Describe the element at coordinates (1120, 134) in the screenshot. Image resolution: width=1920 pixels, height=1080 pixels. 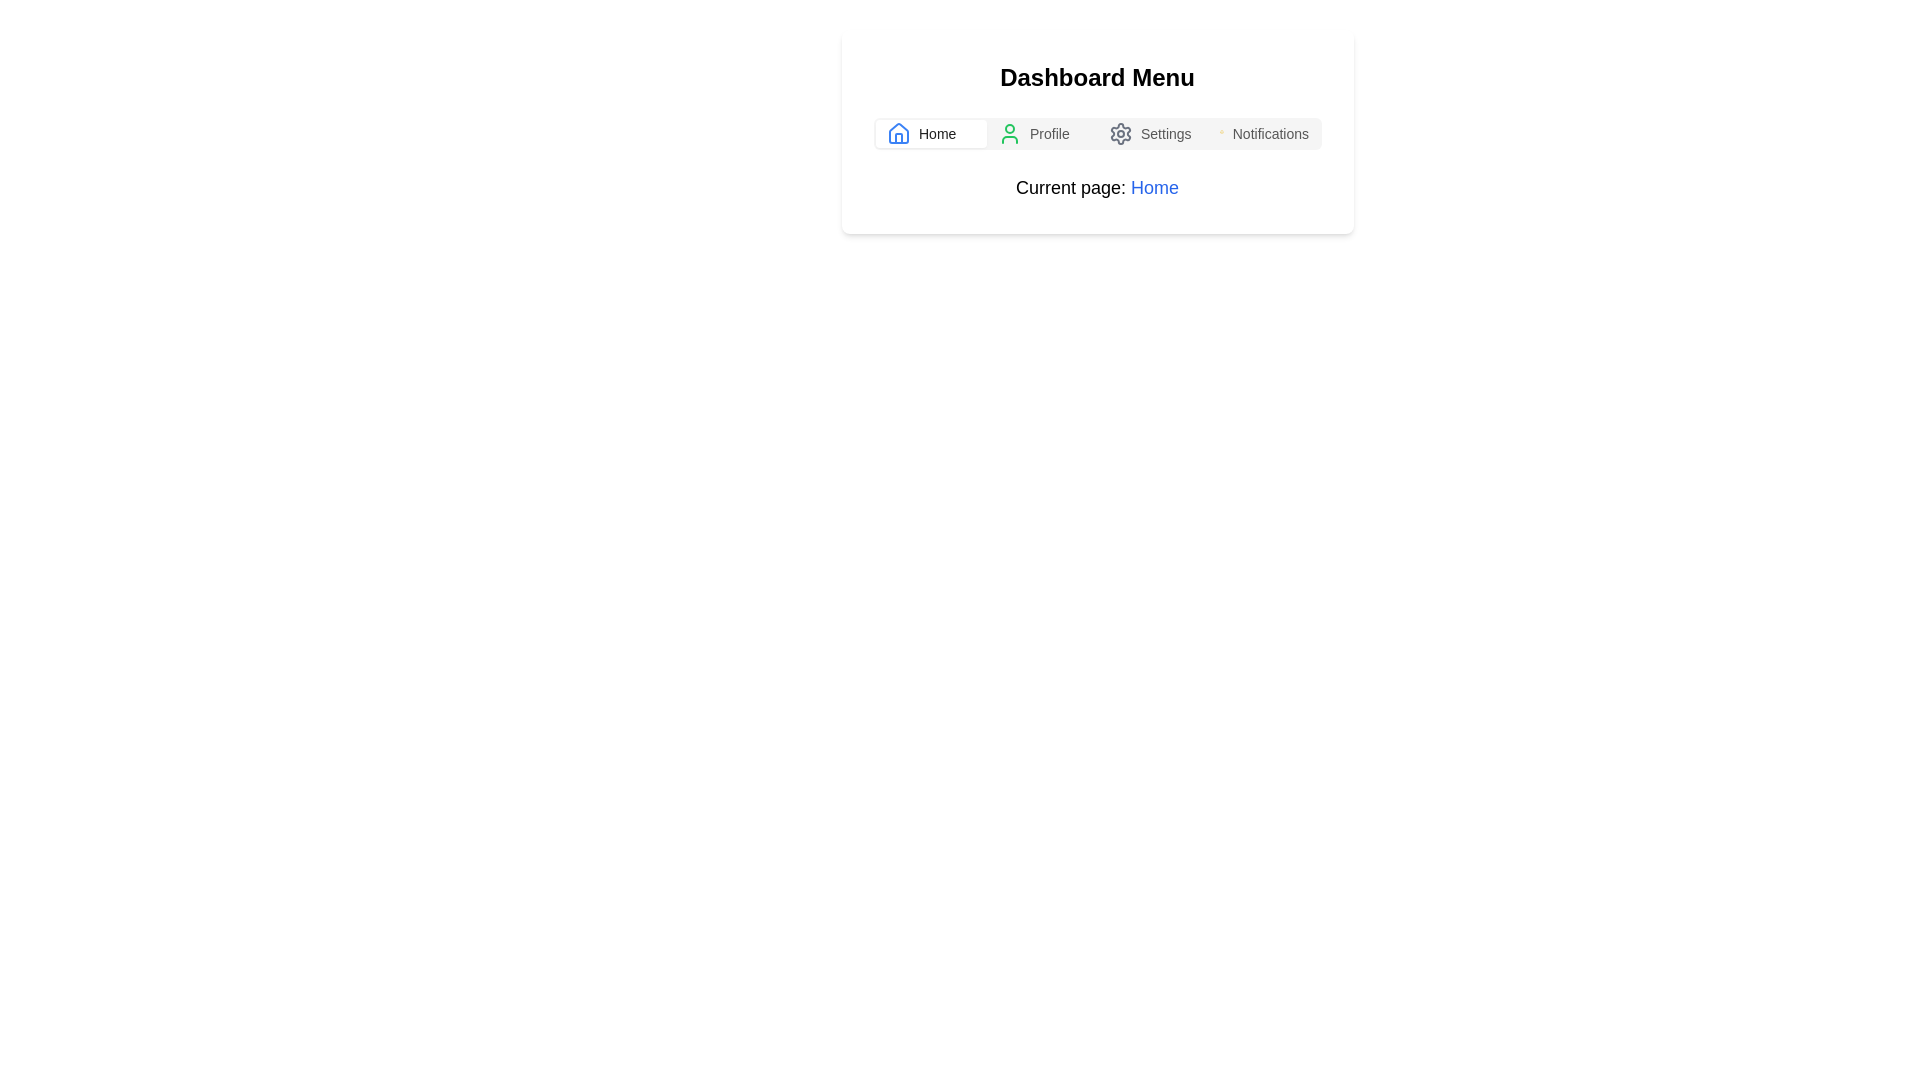
I see `the settings icon located to the left of the 'Settings' label in the menu bar` at that location.